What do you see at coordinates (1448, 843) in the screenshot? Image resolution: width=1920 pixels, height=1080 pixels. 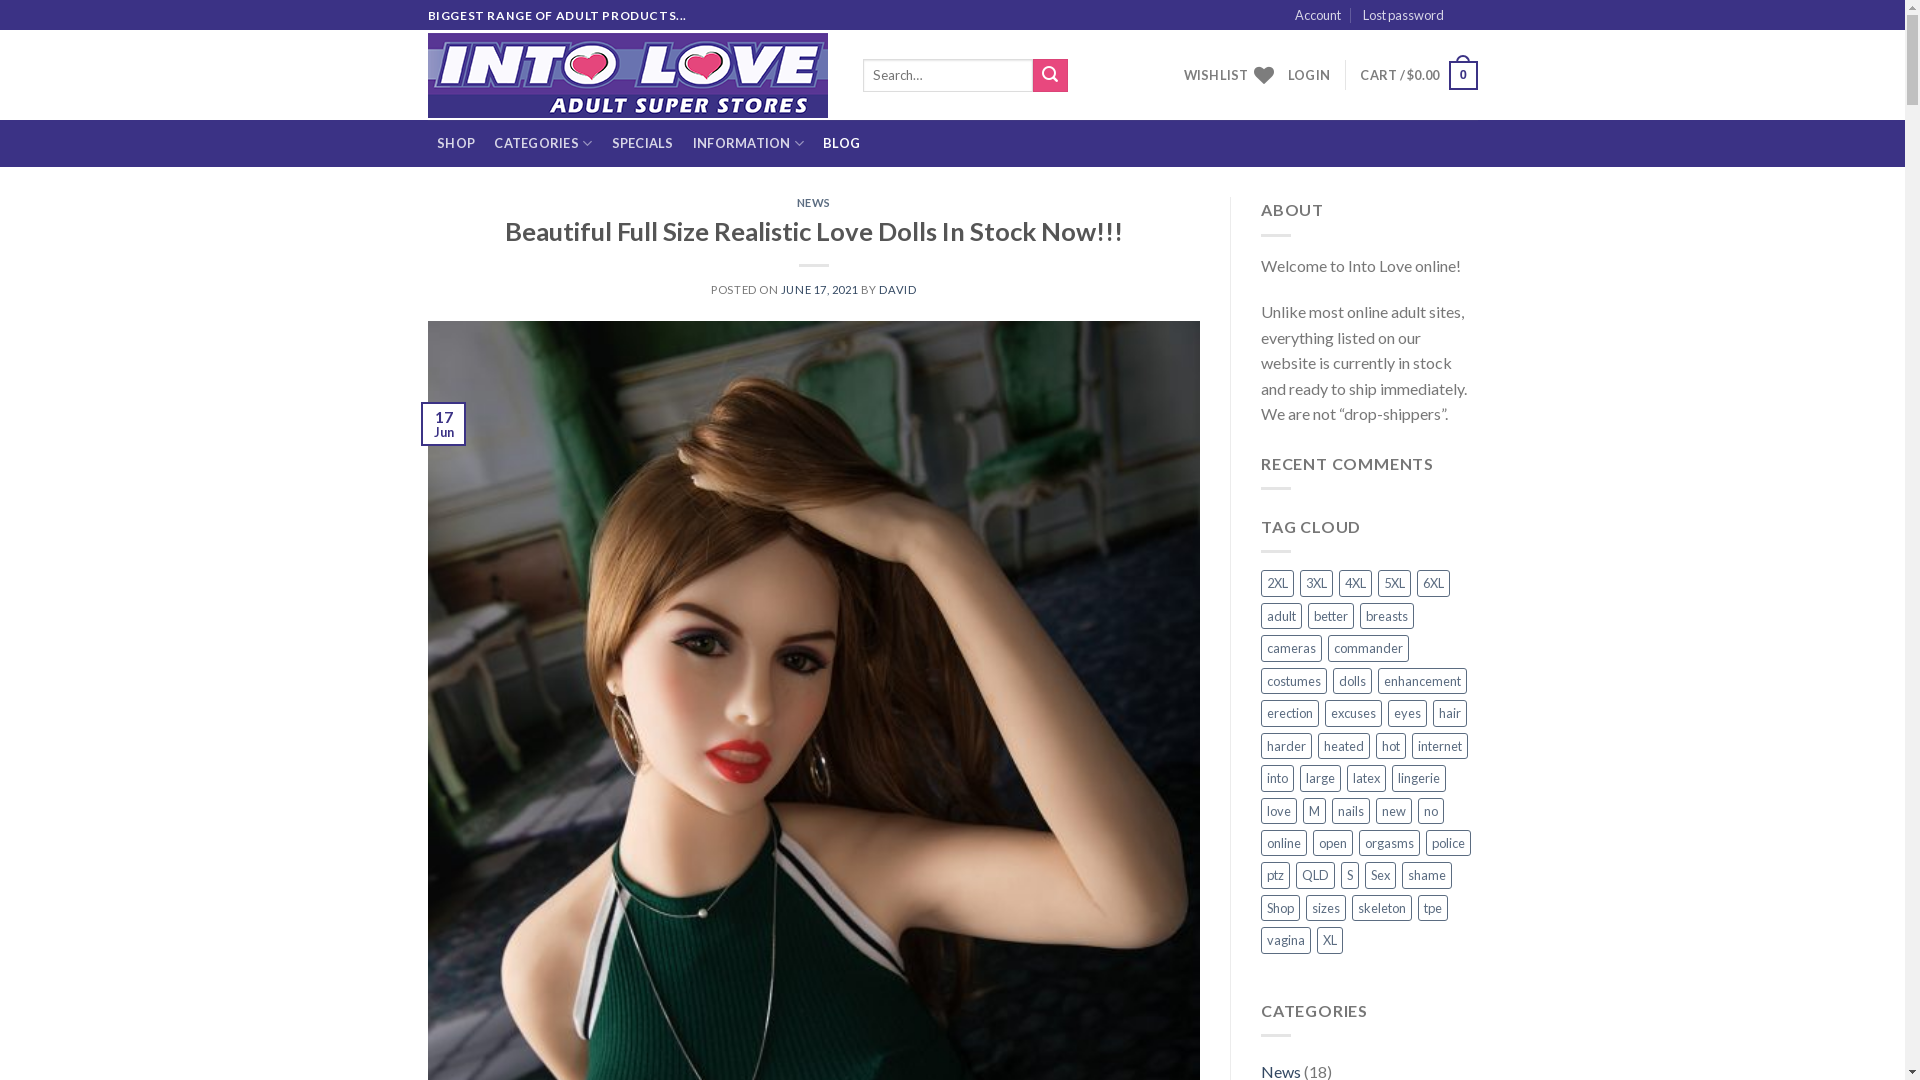 I see `'police'` at bounding box center [1448, 843].